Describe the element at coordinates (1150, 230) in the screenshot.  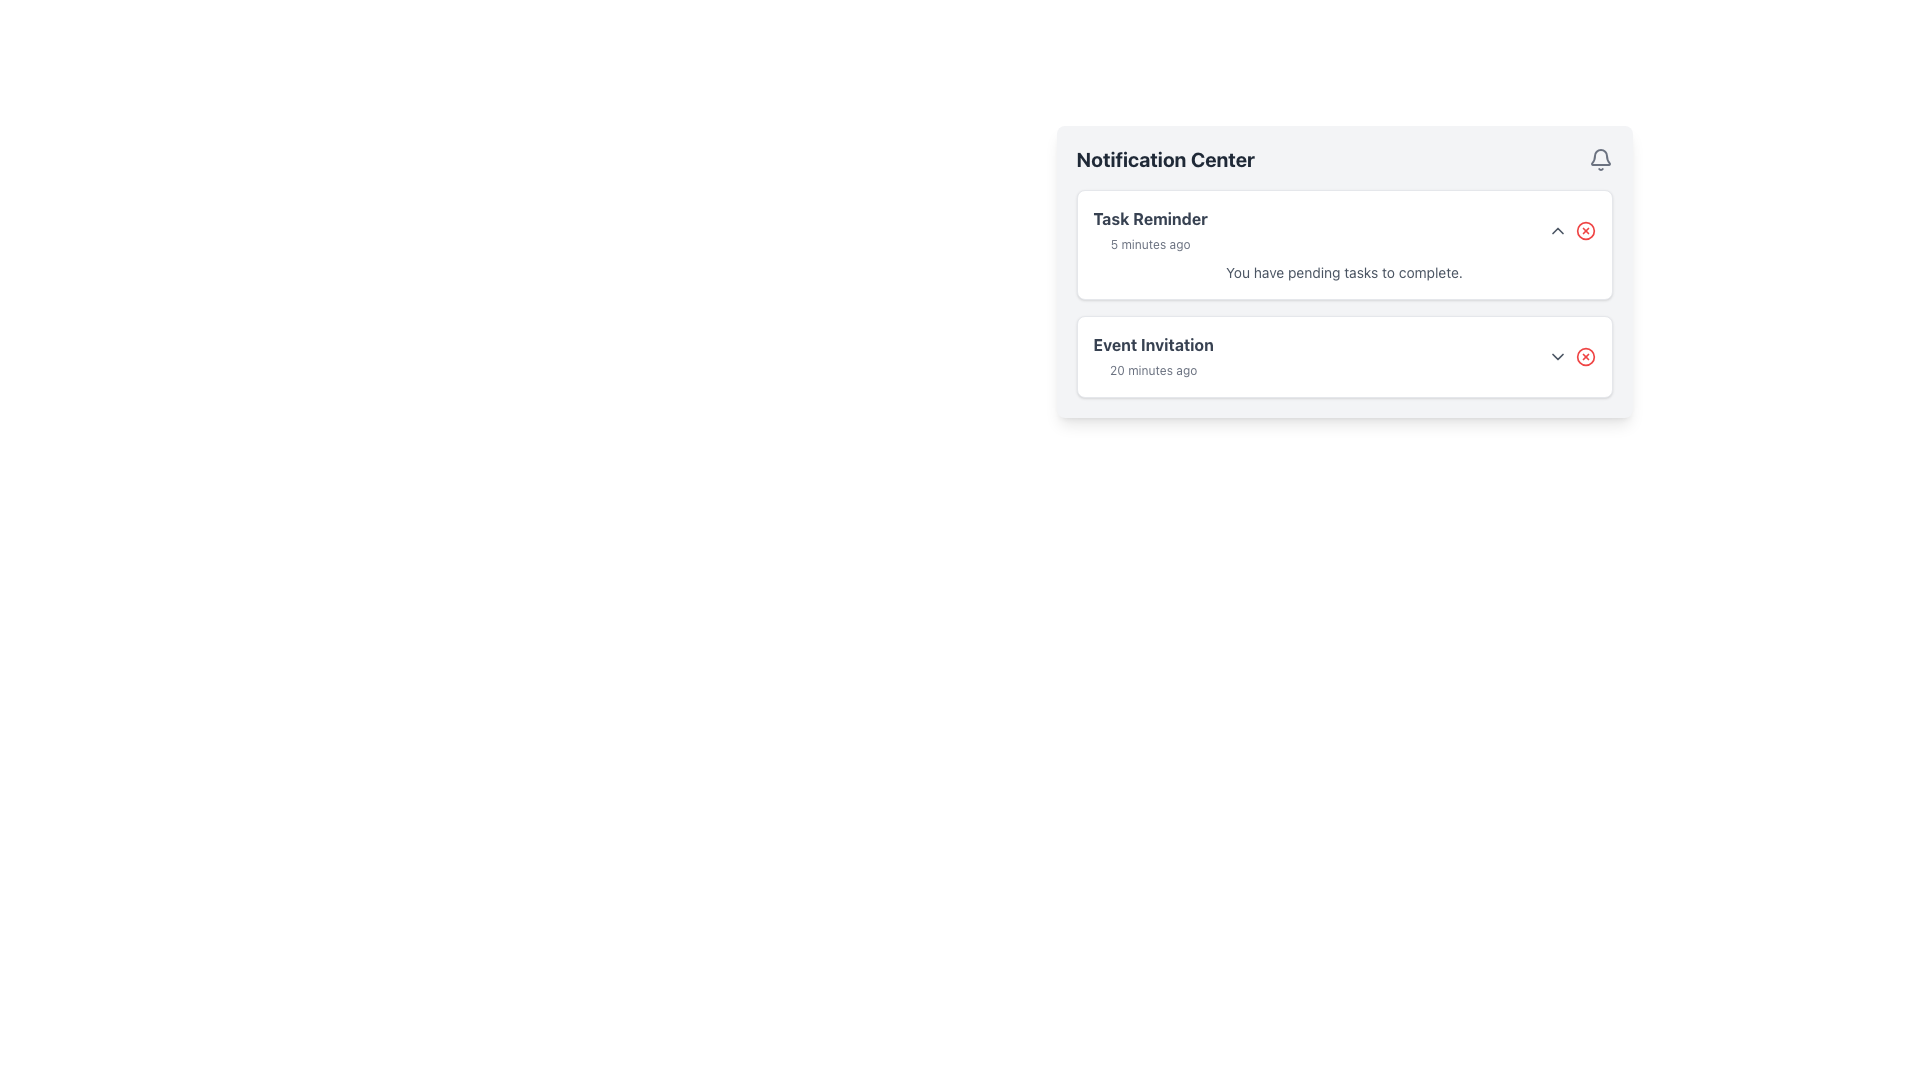
I see `timestamp from the 'Task Reminder' text block which shows '5 minutes ago' located below the bold text in the Notification Center` at that location.